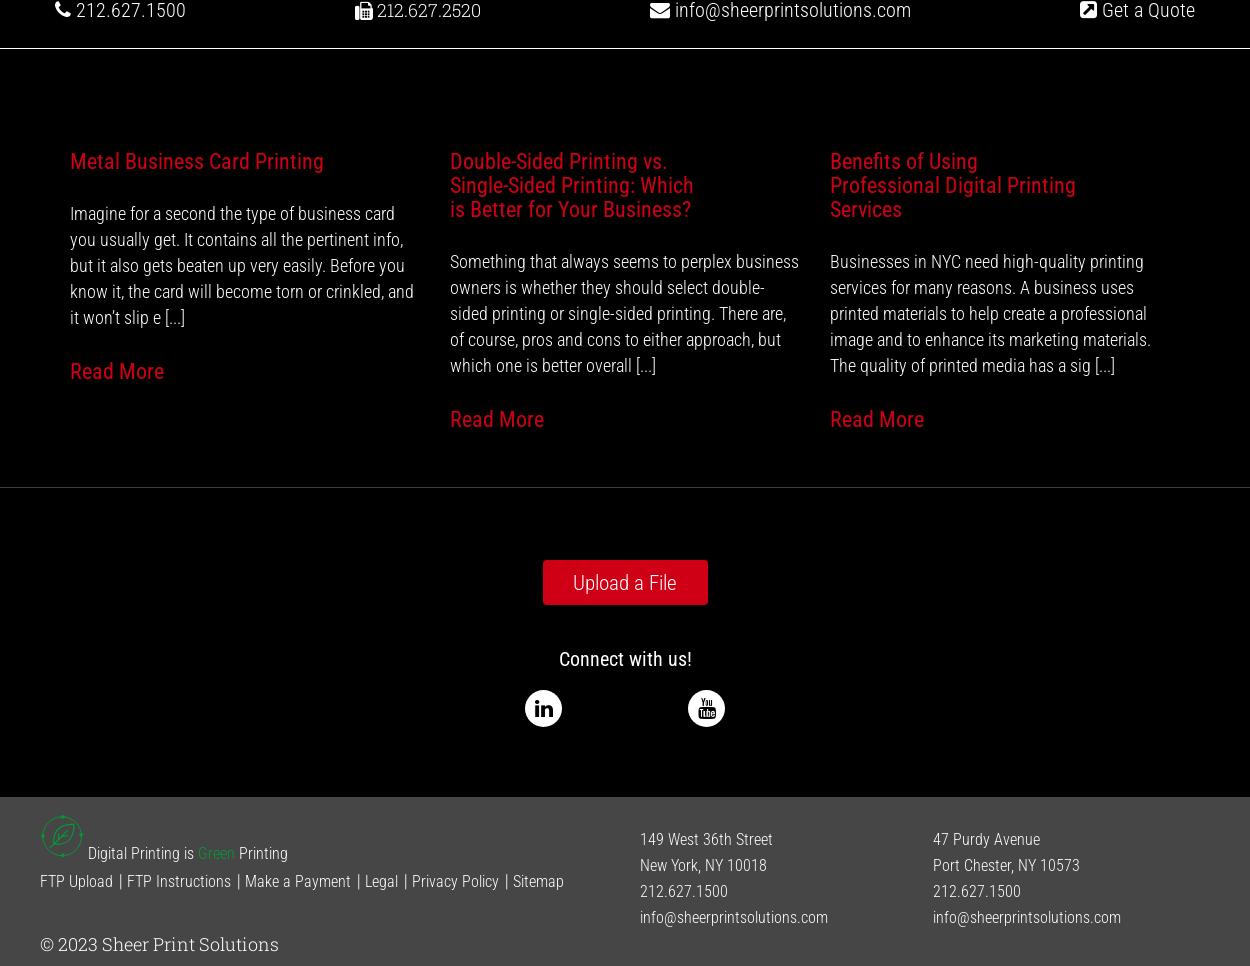 This screenshot has height=966, width=1250. Describe the element at coordinates (640, 865) in the screenshot. I see `'New York, NY 10018'` at that location.